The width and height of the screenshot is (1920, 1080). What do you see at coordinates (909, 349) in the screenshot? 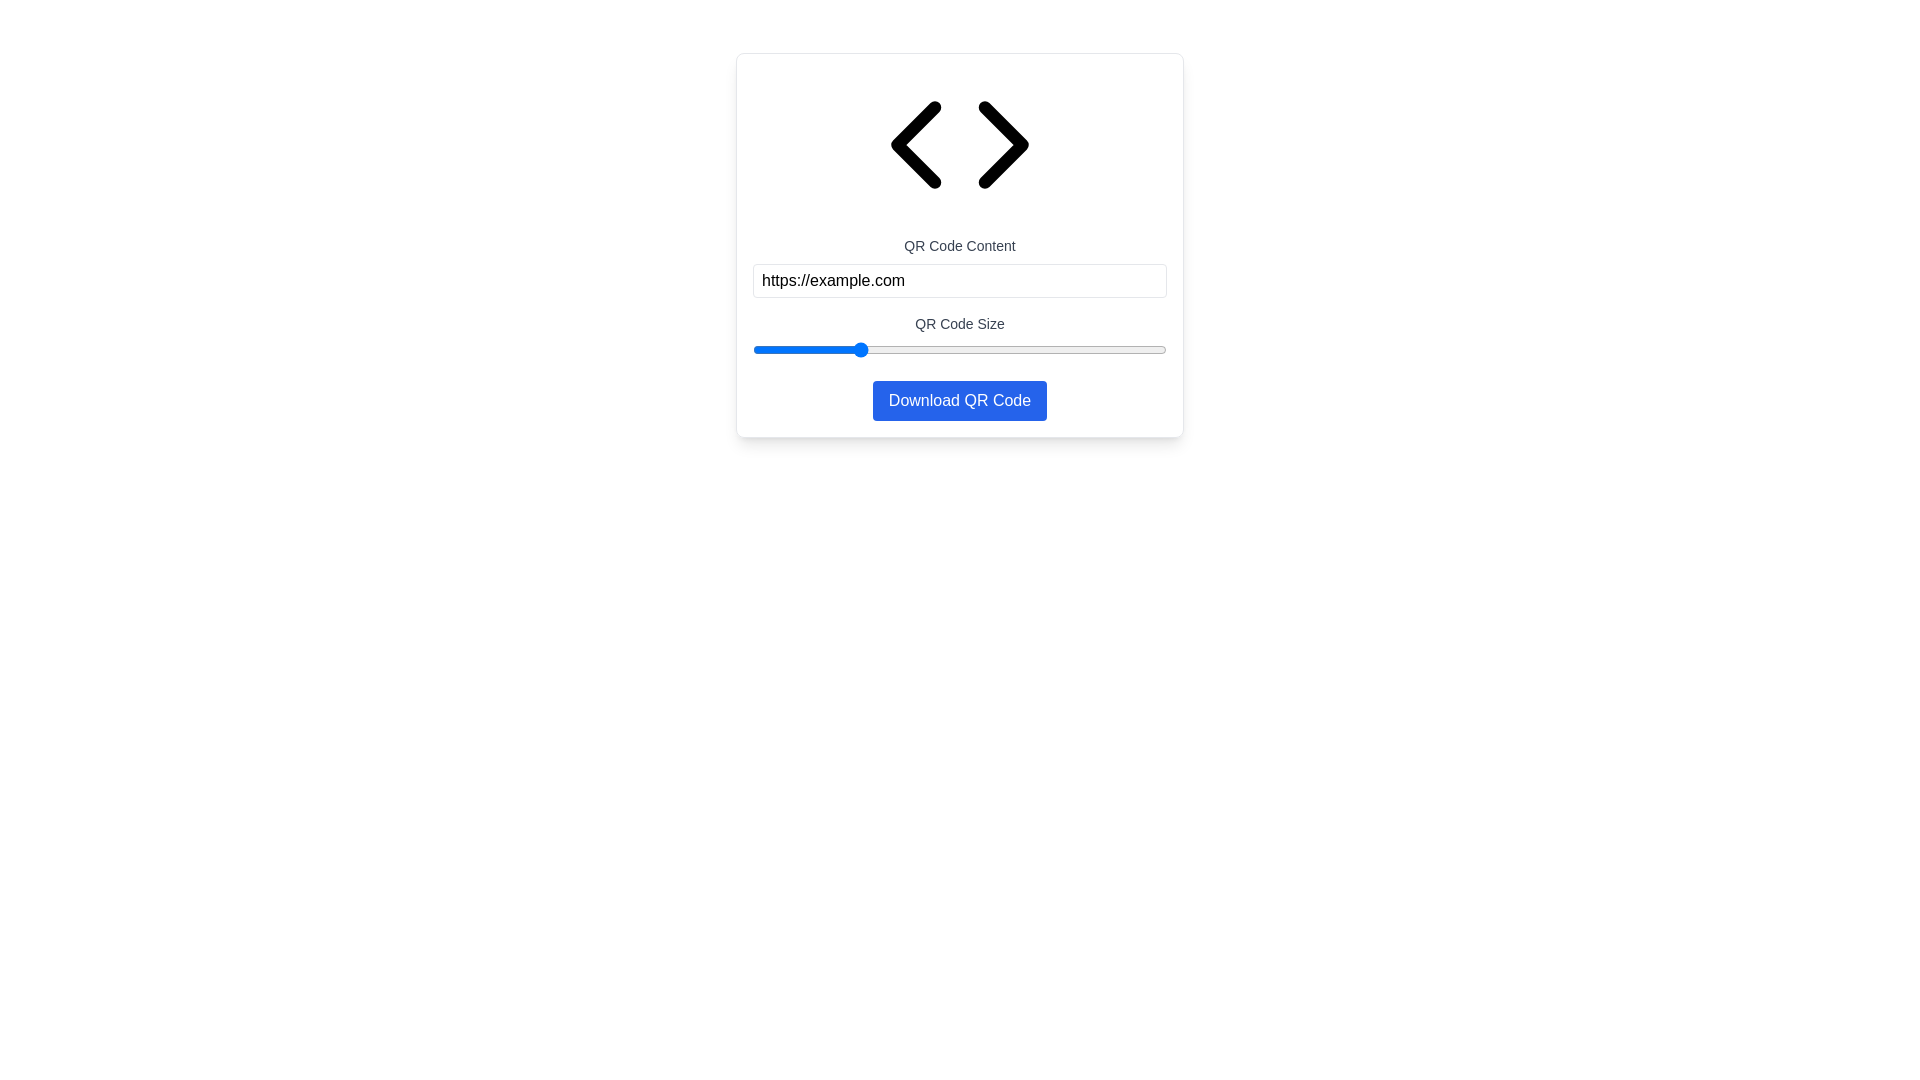
I see `the QR code size` at bounding box center [909, 349].